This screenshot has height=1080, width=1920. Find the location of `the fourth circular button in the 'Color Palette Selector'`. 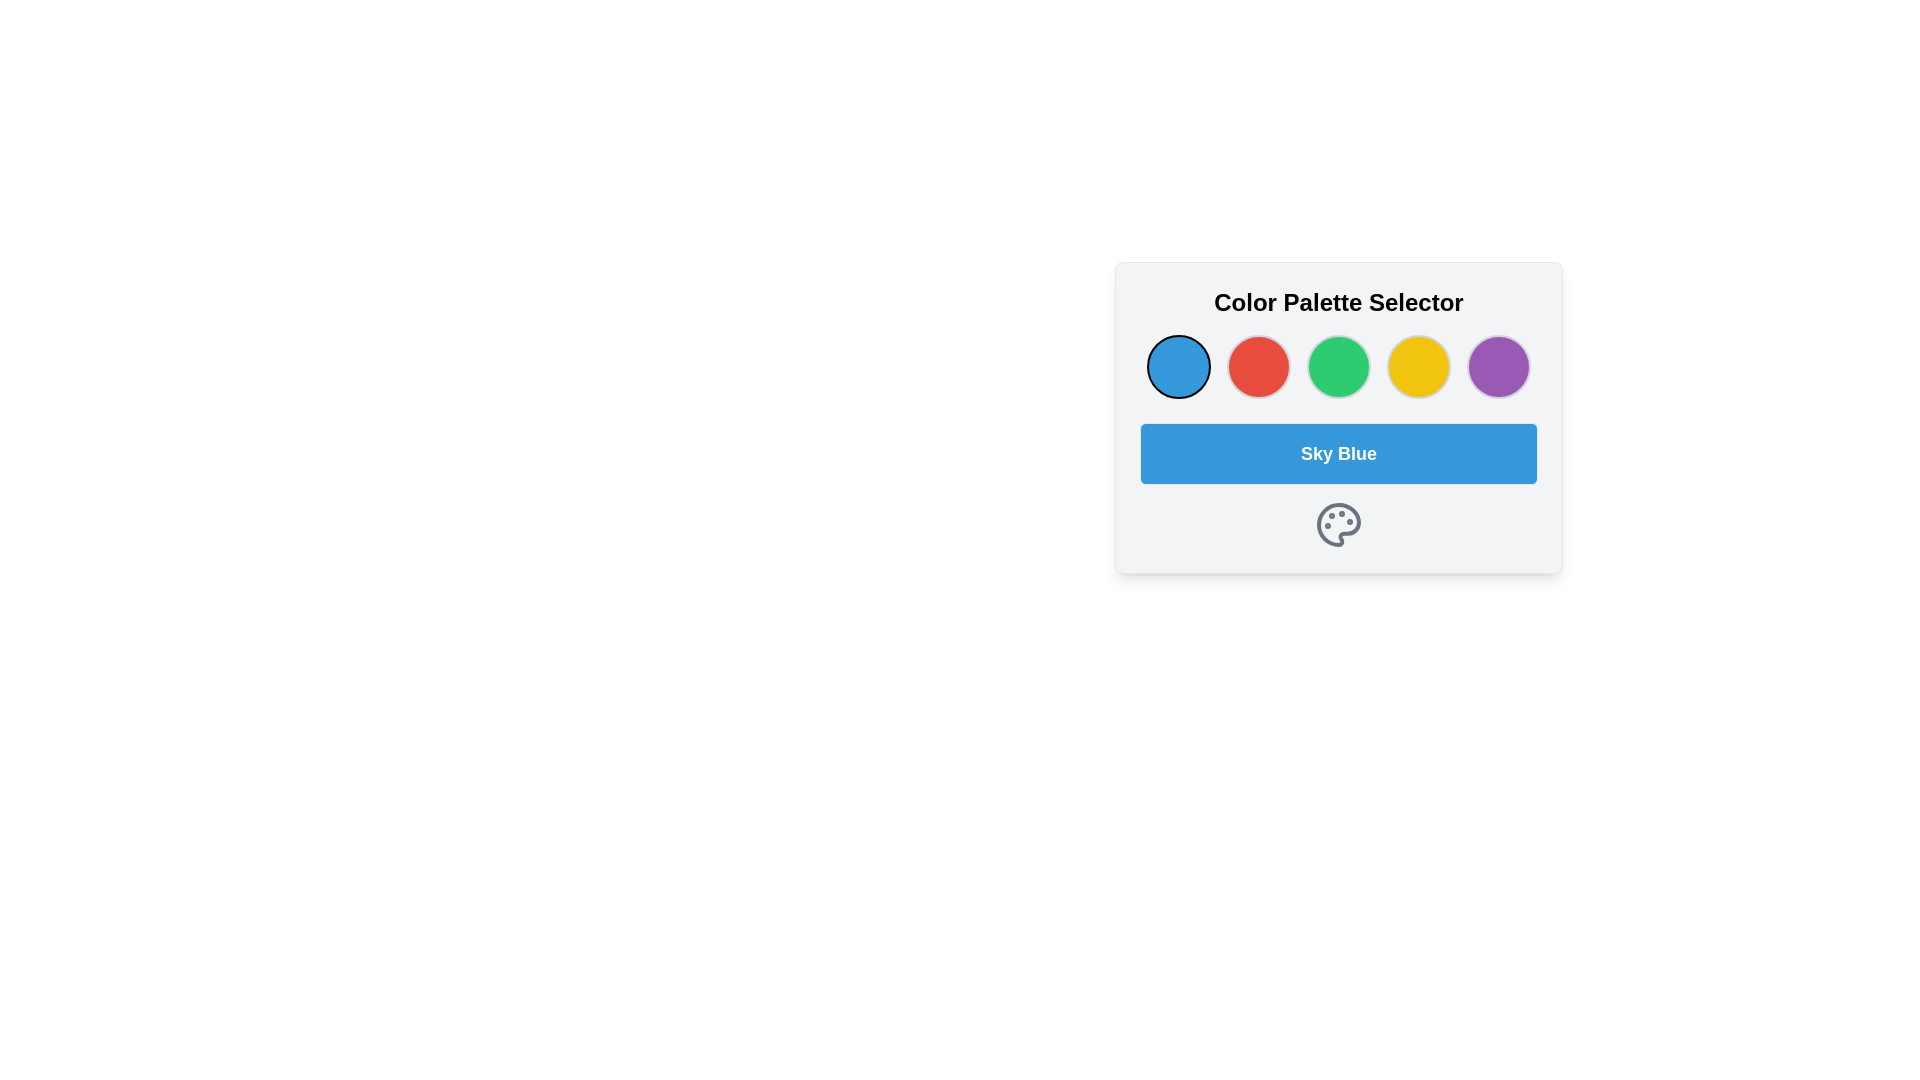

the fourth circular button in the 'Color Palette Selector' is located at coordinates (1418, 366).